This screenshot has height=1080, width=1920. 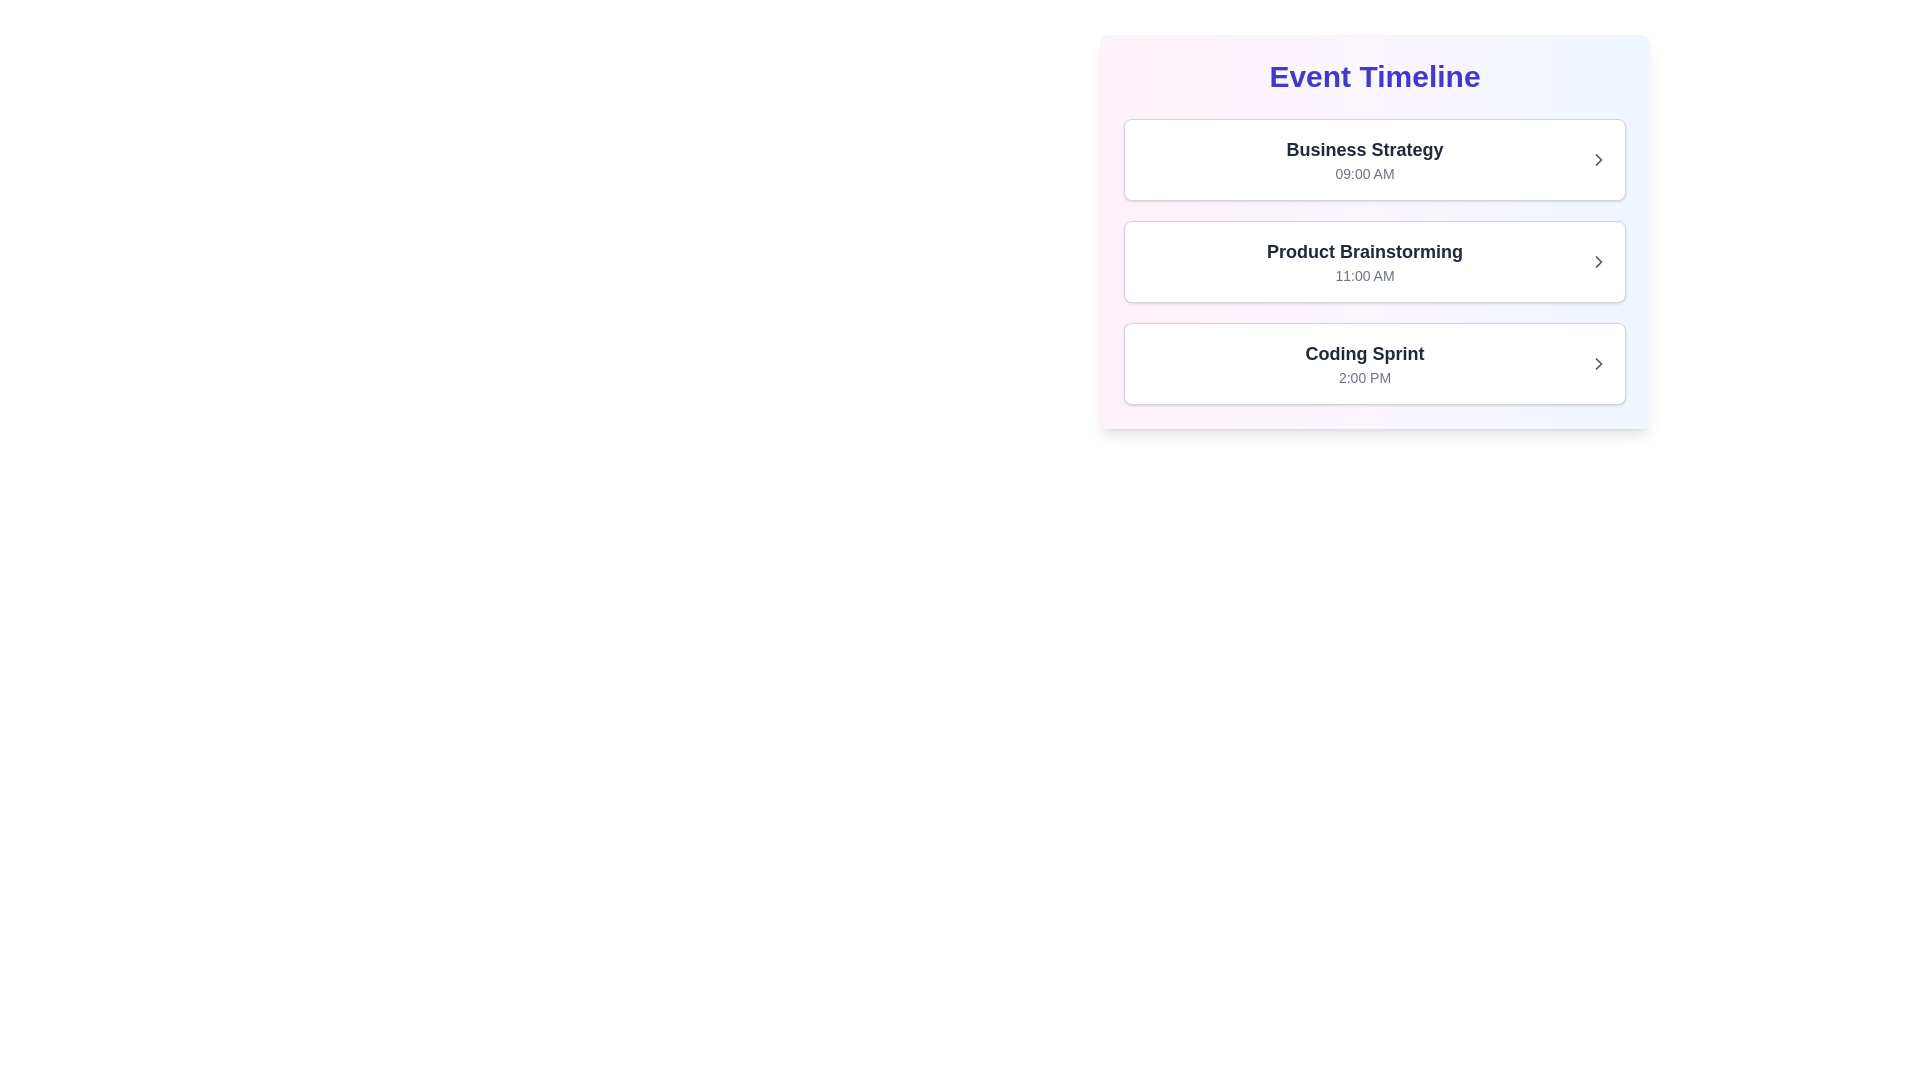 I want to click on the text label displaying '09:00 AM' that is light gray and located below the heading 'Business Strategy' within the event timeline card, so click(x=1363, y=172).